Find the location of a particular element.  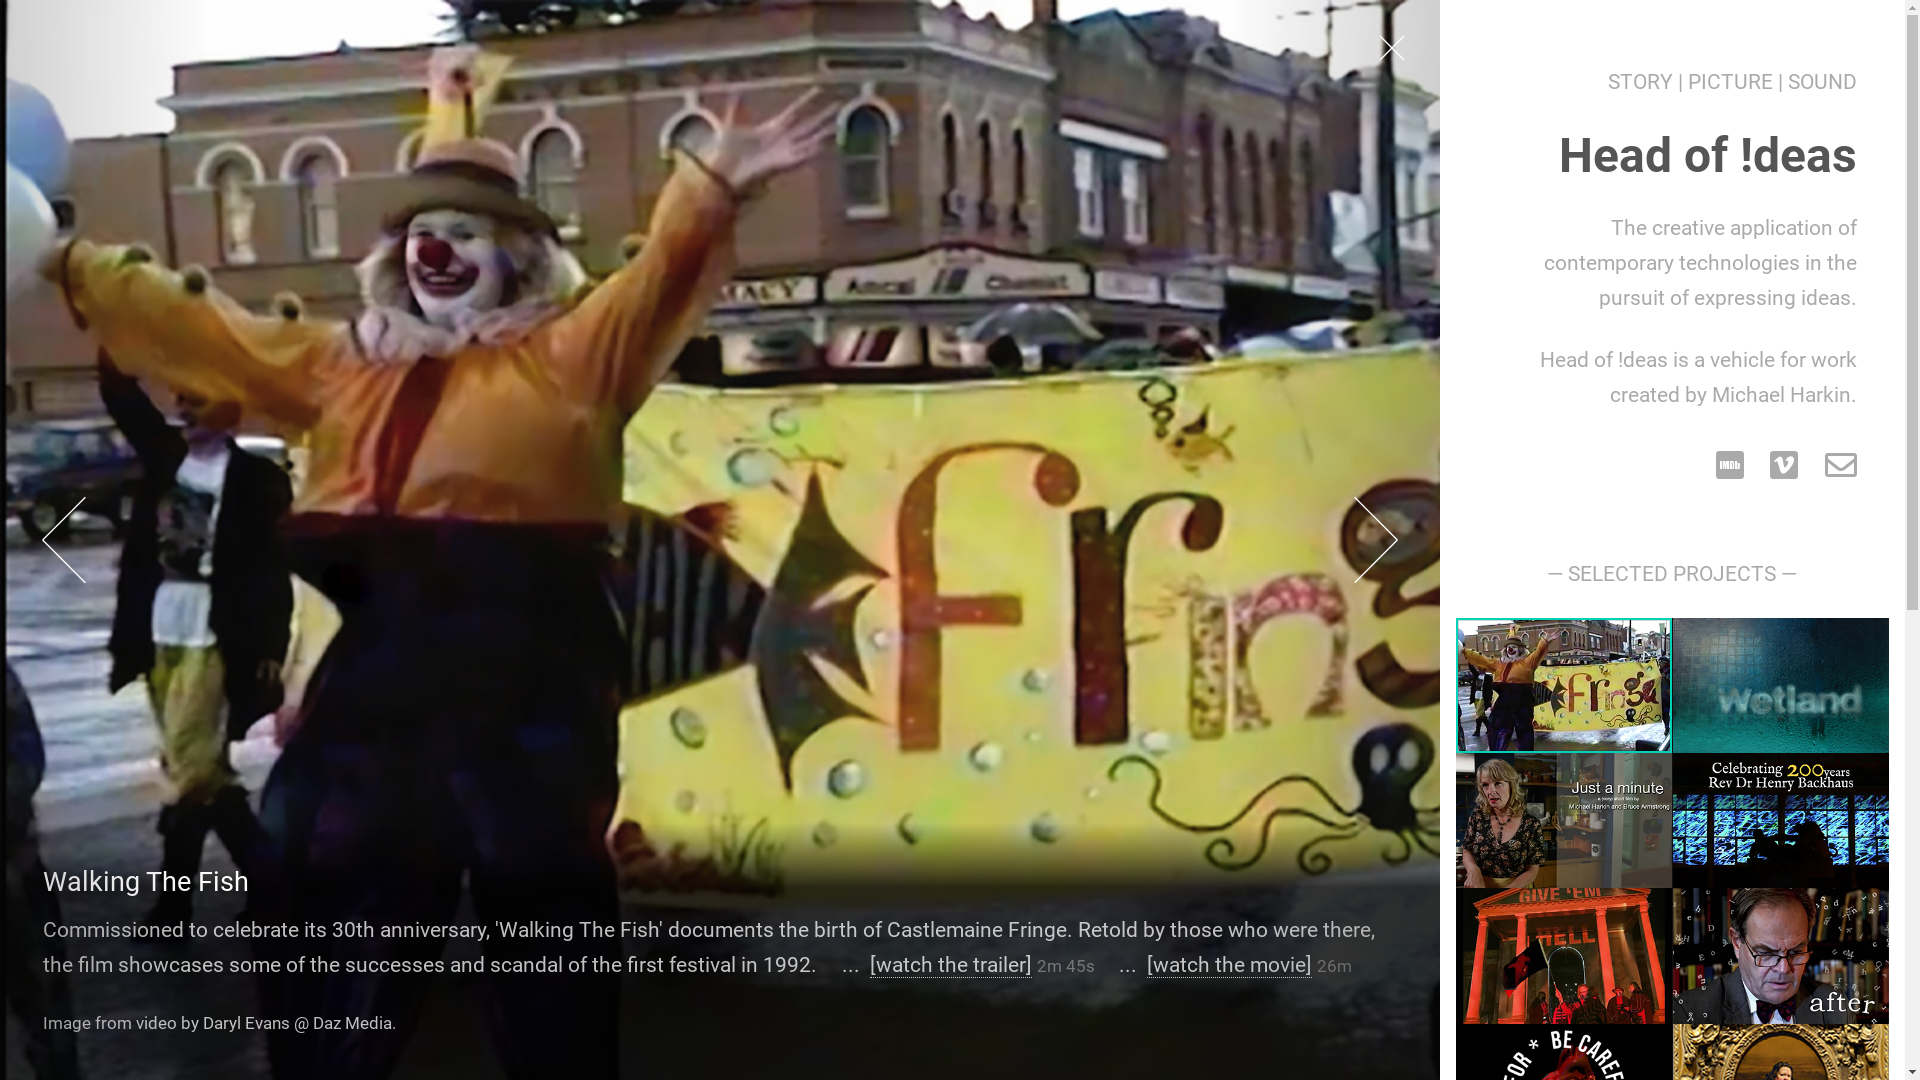

'[watch the trailer]' is located at coordinates (949, 963).